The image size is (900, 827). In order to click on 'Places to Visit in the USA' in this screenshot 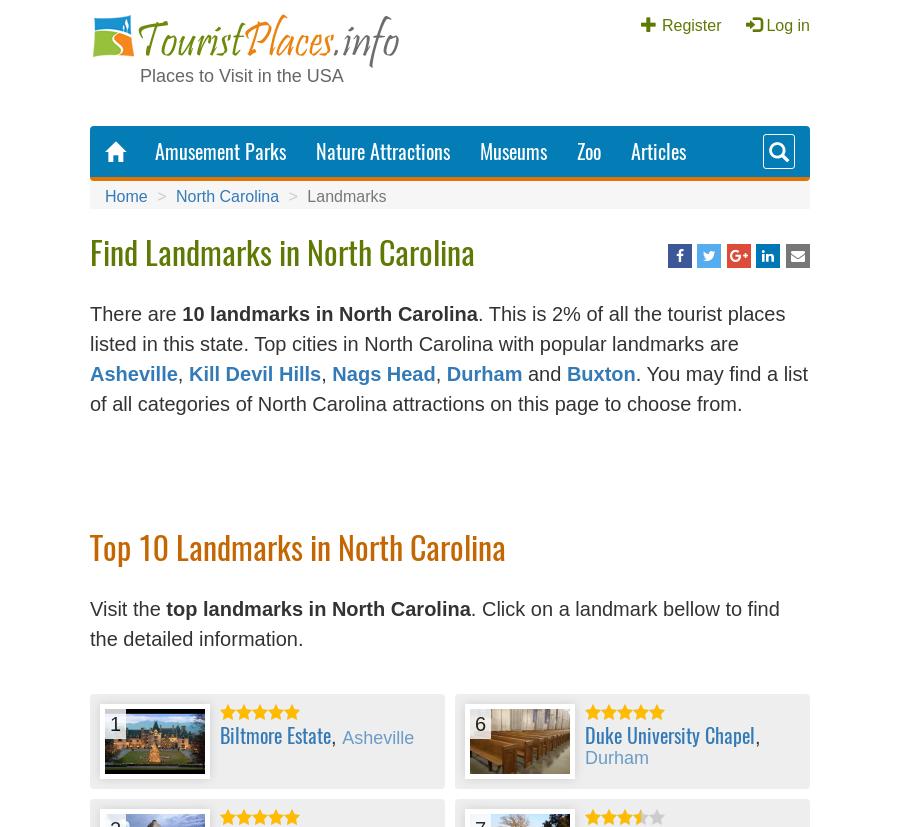, I will do `click(240, 76)`.